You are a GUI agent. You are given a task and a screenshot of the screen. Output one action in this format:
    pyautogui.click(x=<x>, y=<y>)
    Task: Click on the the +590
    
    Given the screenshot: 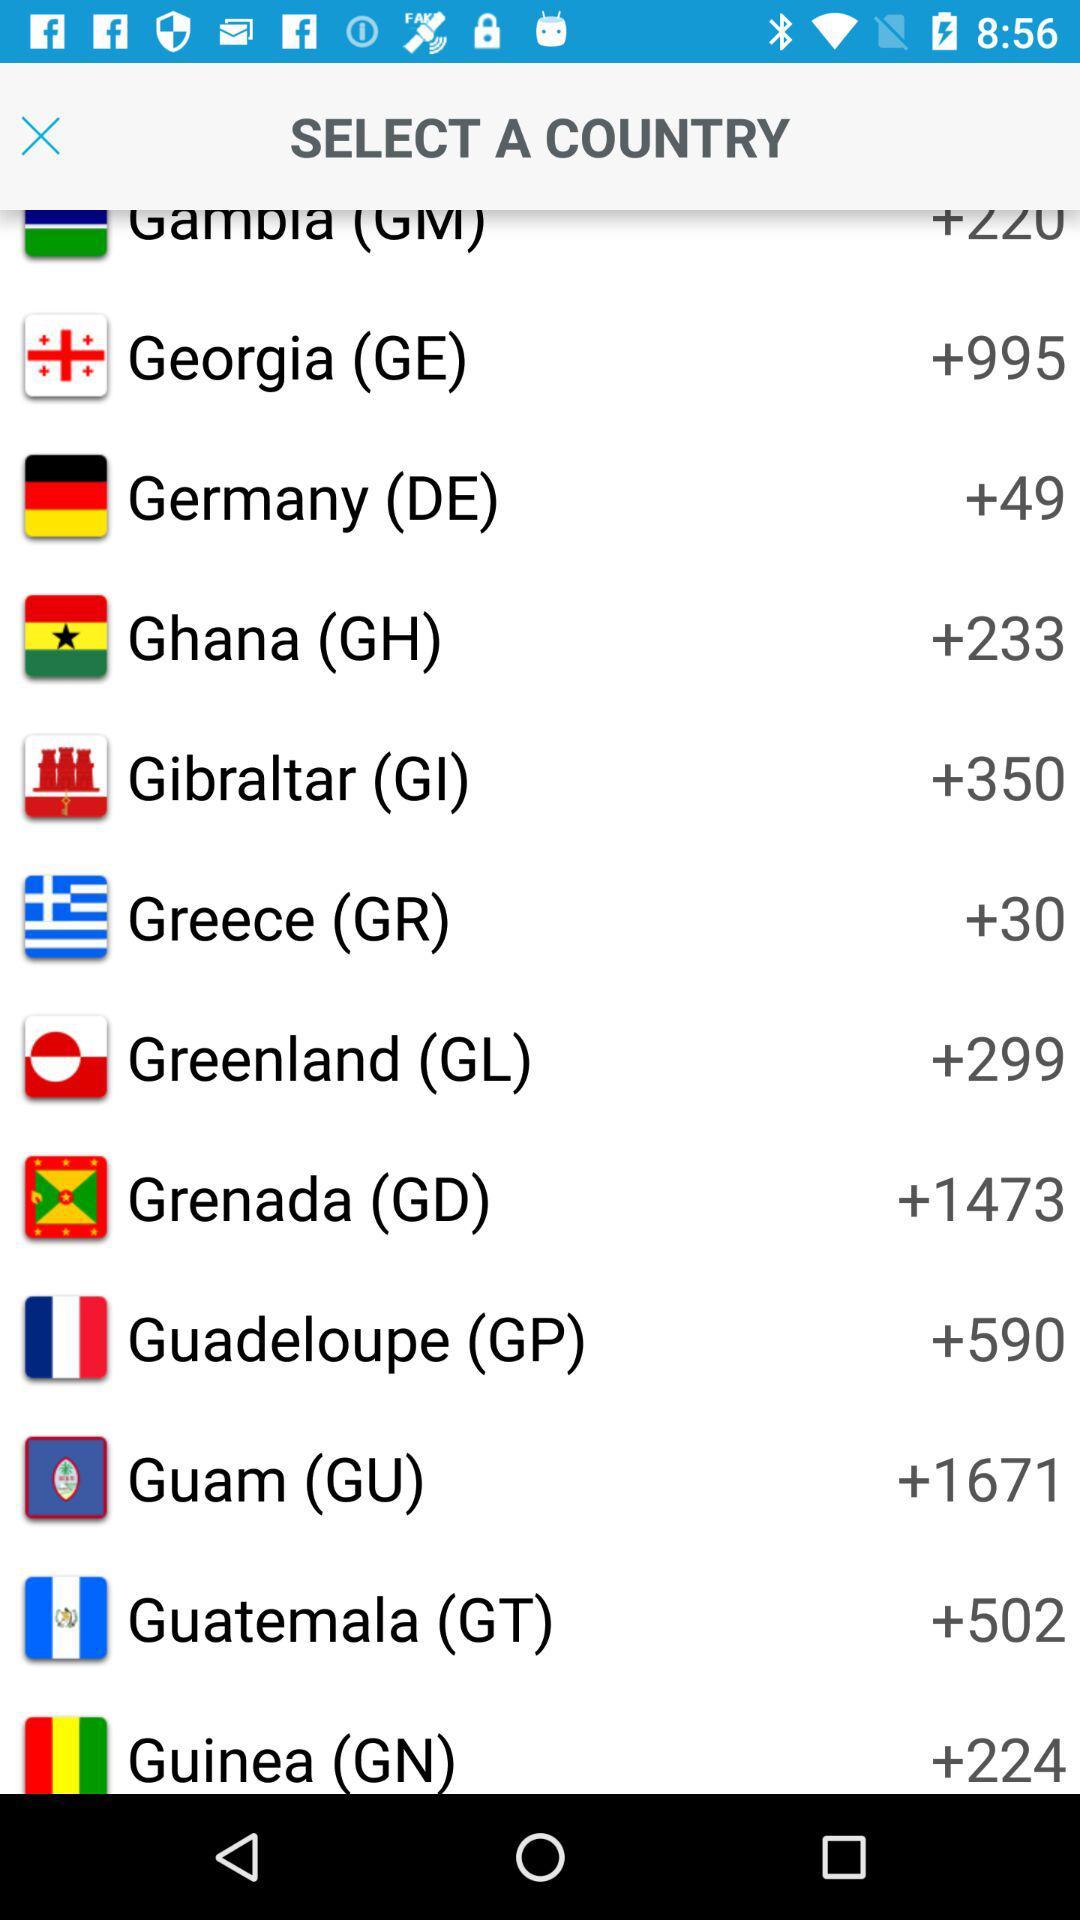 What is the action you would take?
    pyautogui.click(x=998, y=1337)
    